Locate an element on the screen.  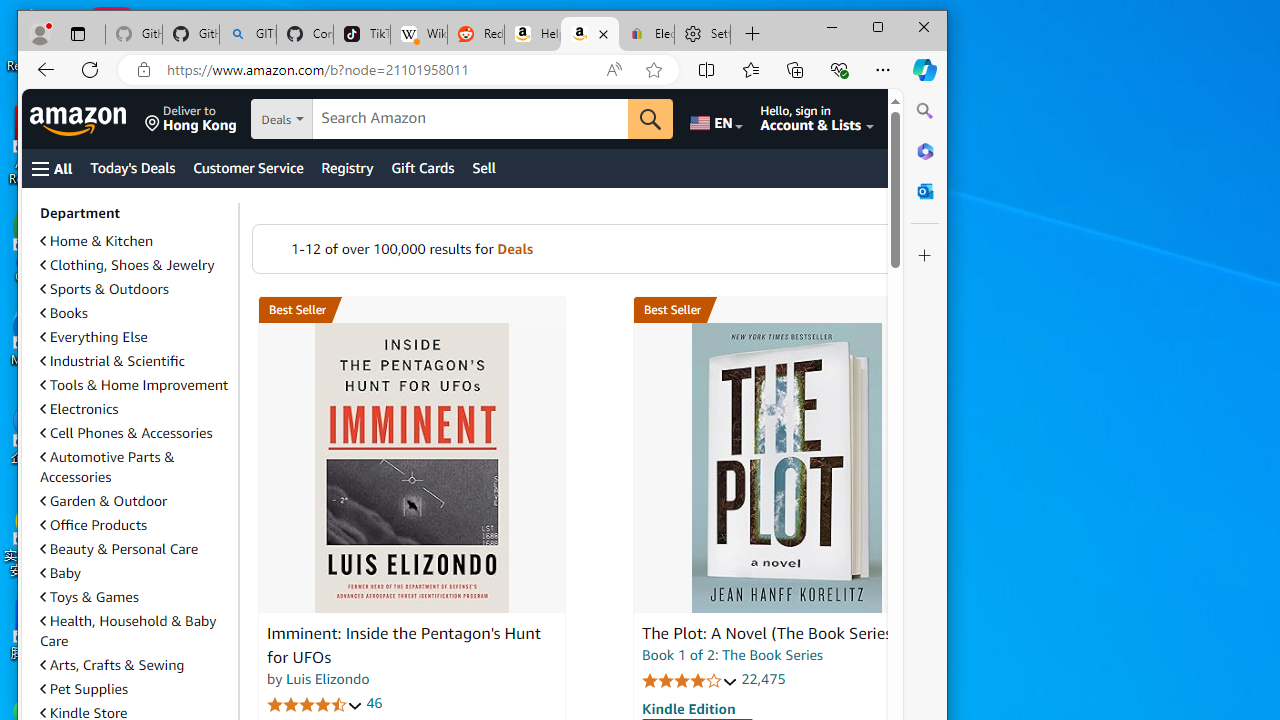
'Close Outlook pane' is located at coordinates (924, 190).